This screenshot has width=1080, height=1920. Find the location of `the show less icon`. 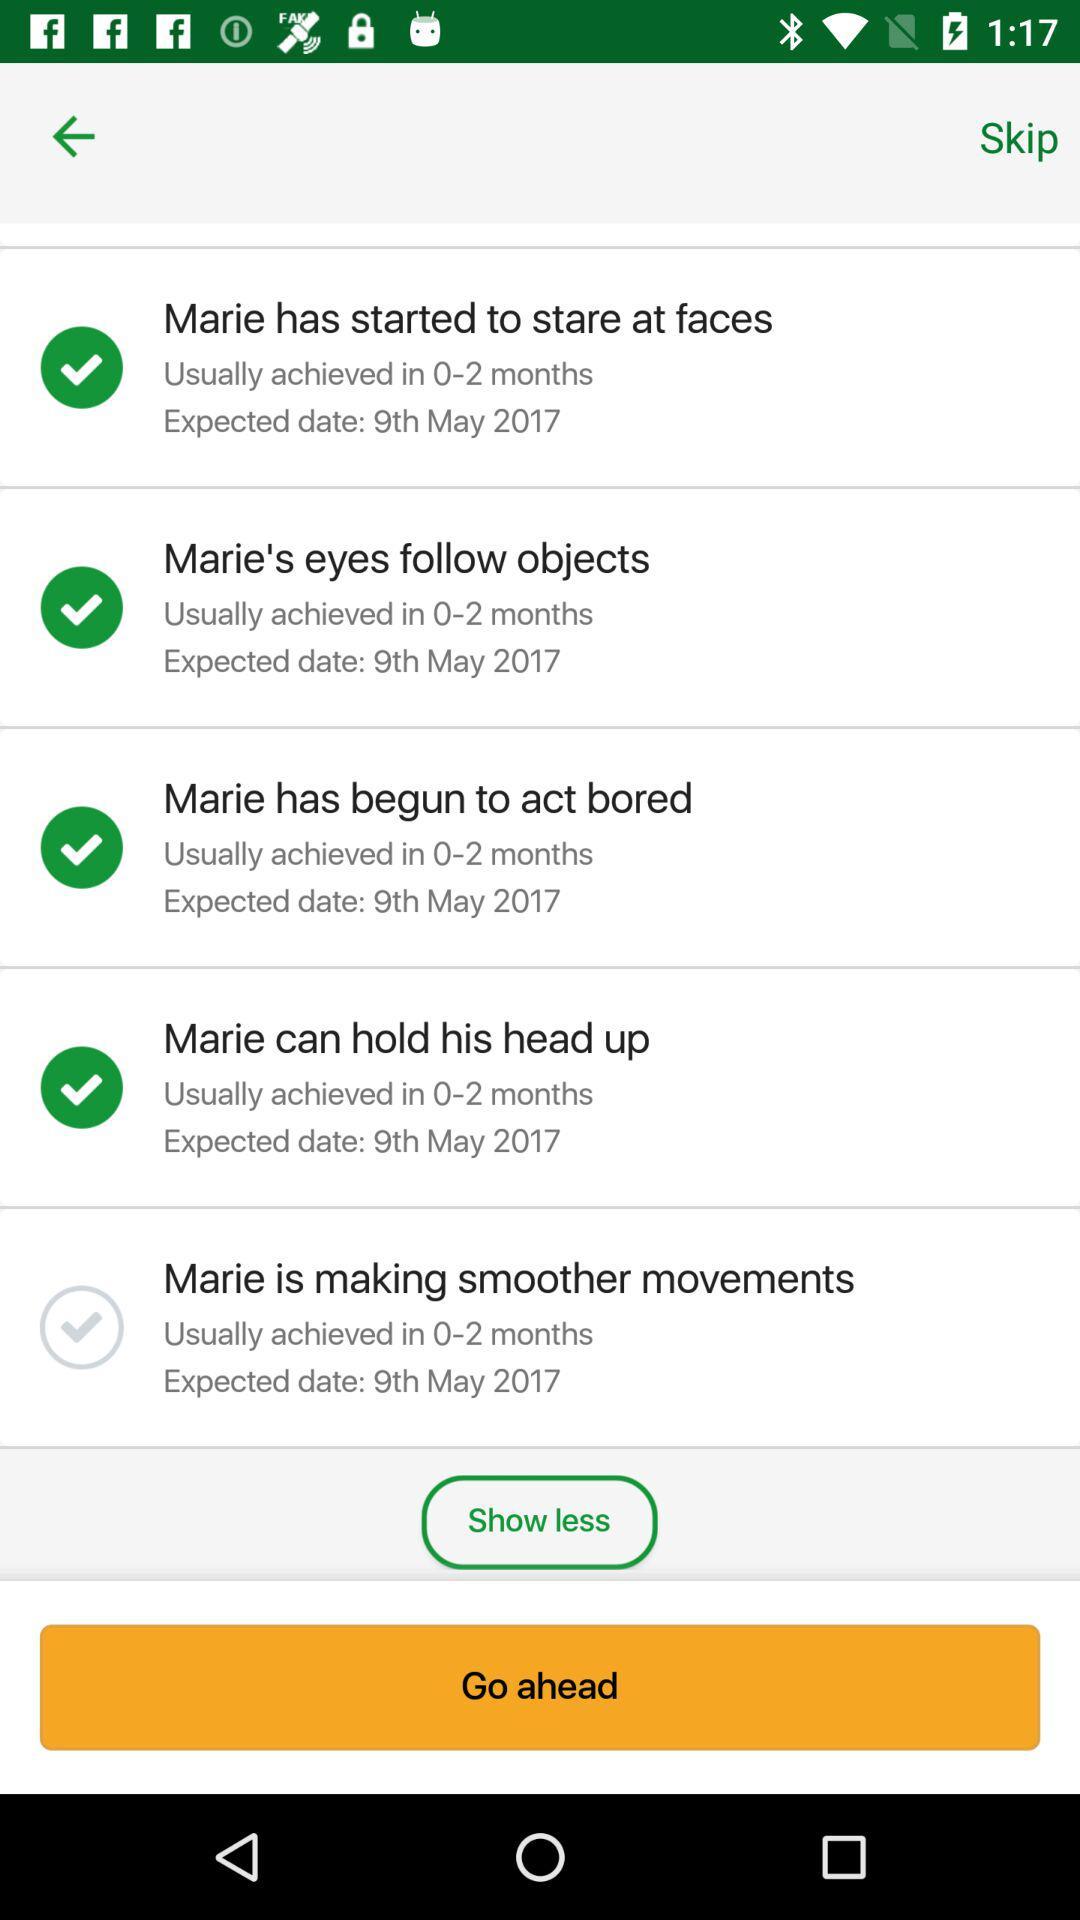

the show less icon is located at coordinates (538, 1521).